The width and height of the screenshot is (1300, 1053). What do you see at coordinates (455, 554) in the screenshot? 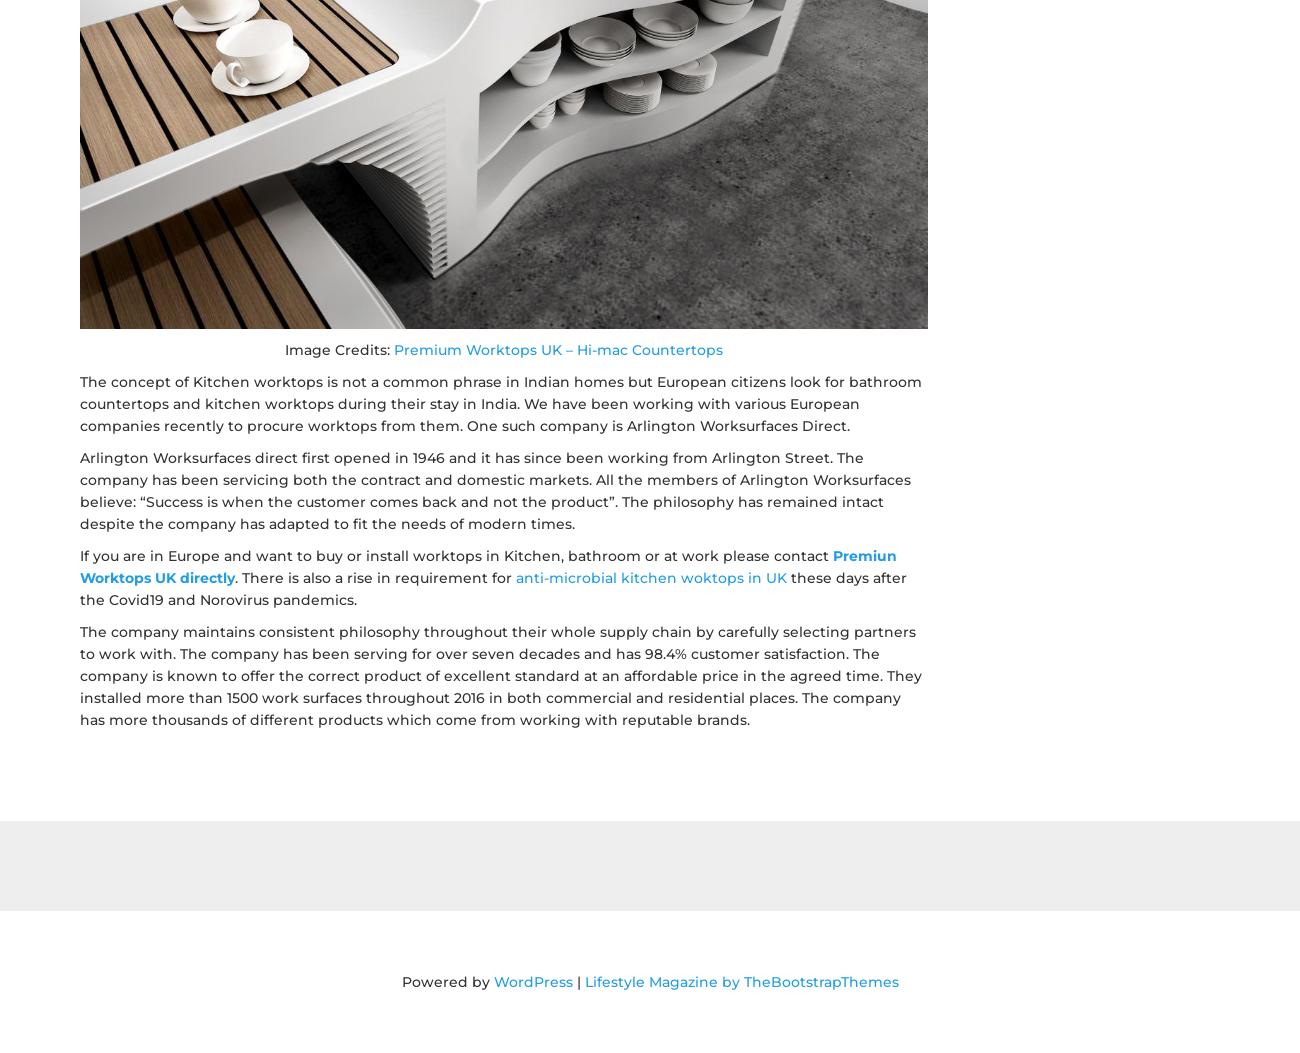
I see `'If you are in Europe and want to buy or install worktops in Kitchen, bathroom or at work please contact'` at bounding box center [455, 554].